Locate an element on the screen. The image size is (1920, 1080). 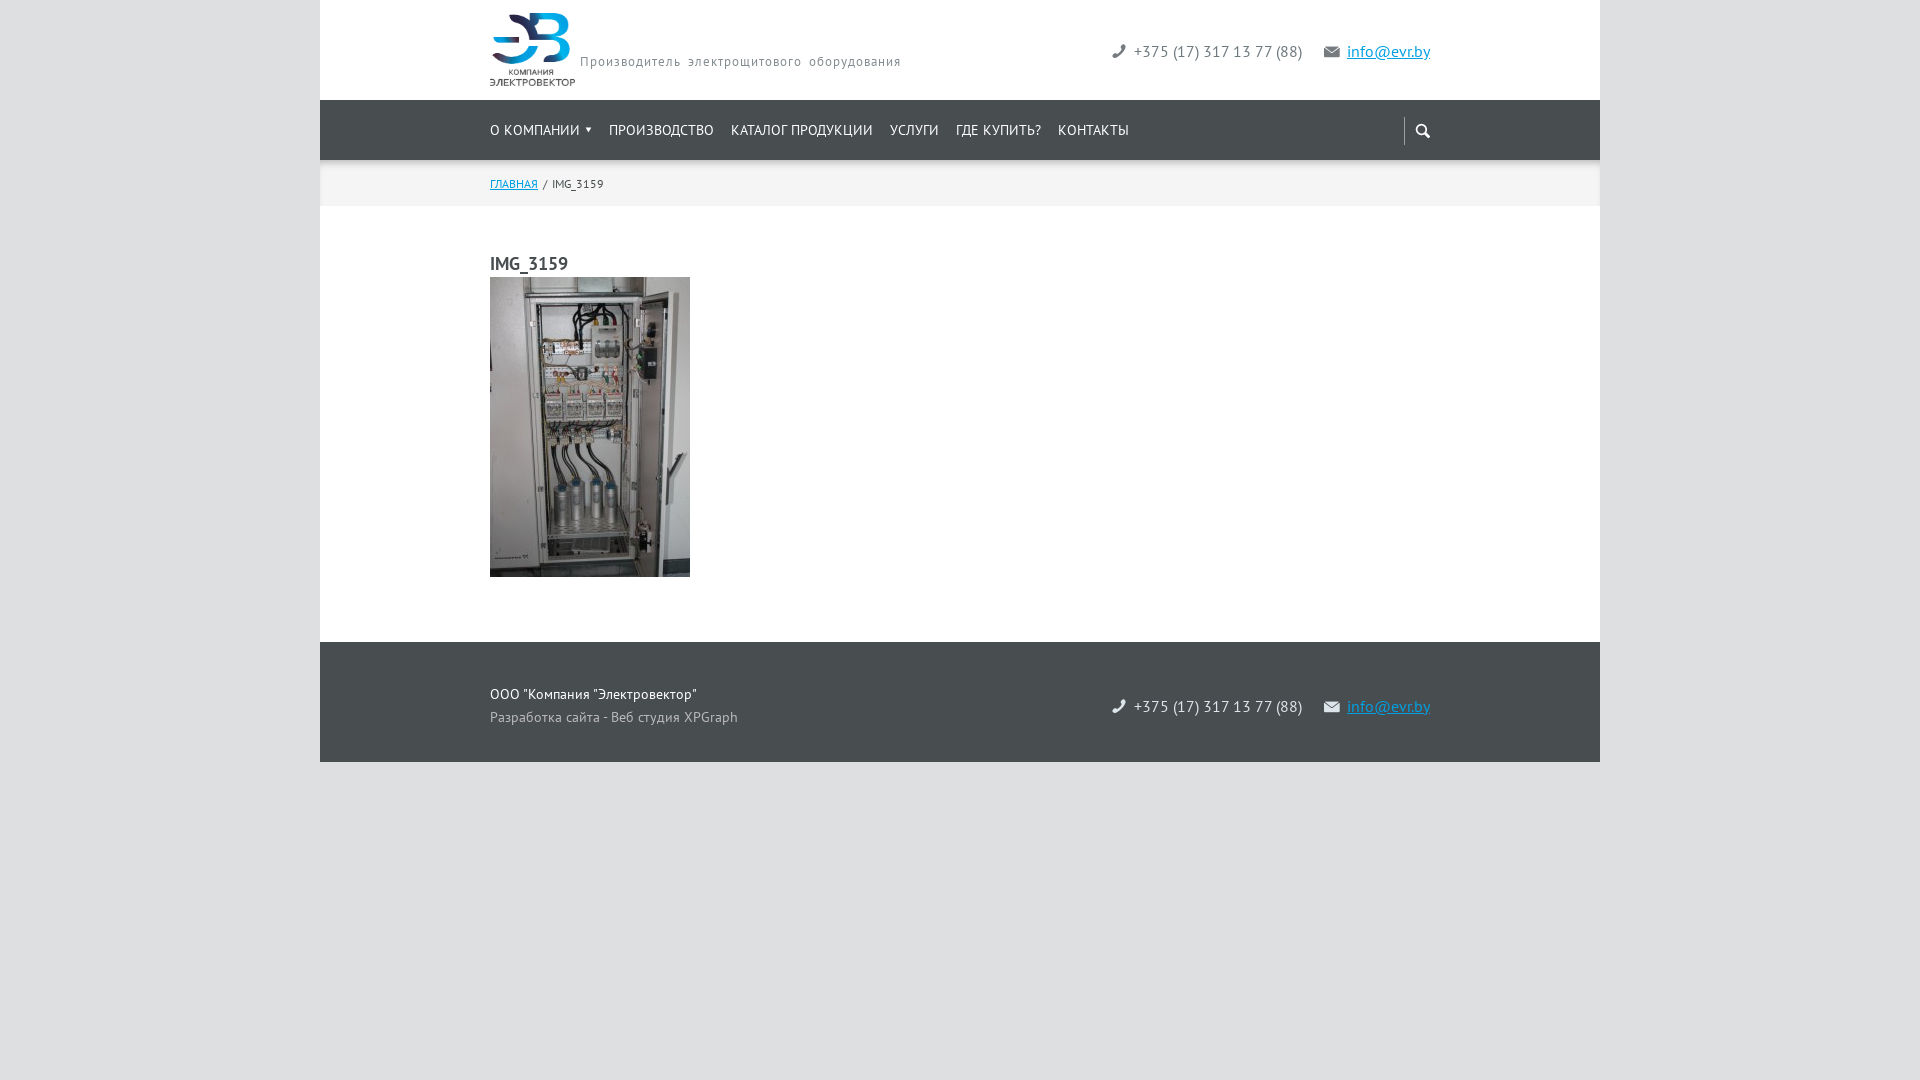
'info@evr.by' is located at coordinates (1324, 50).